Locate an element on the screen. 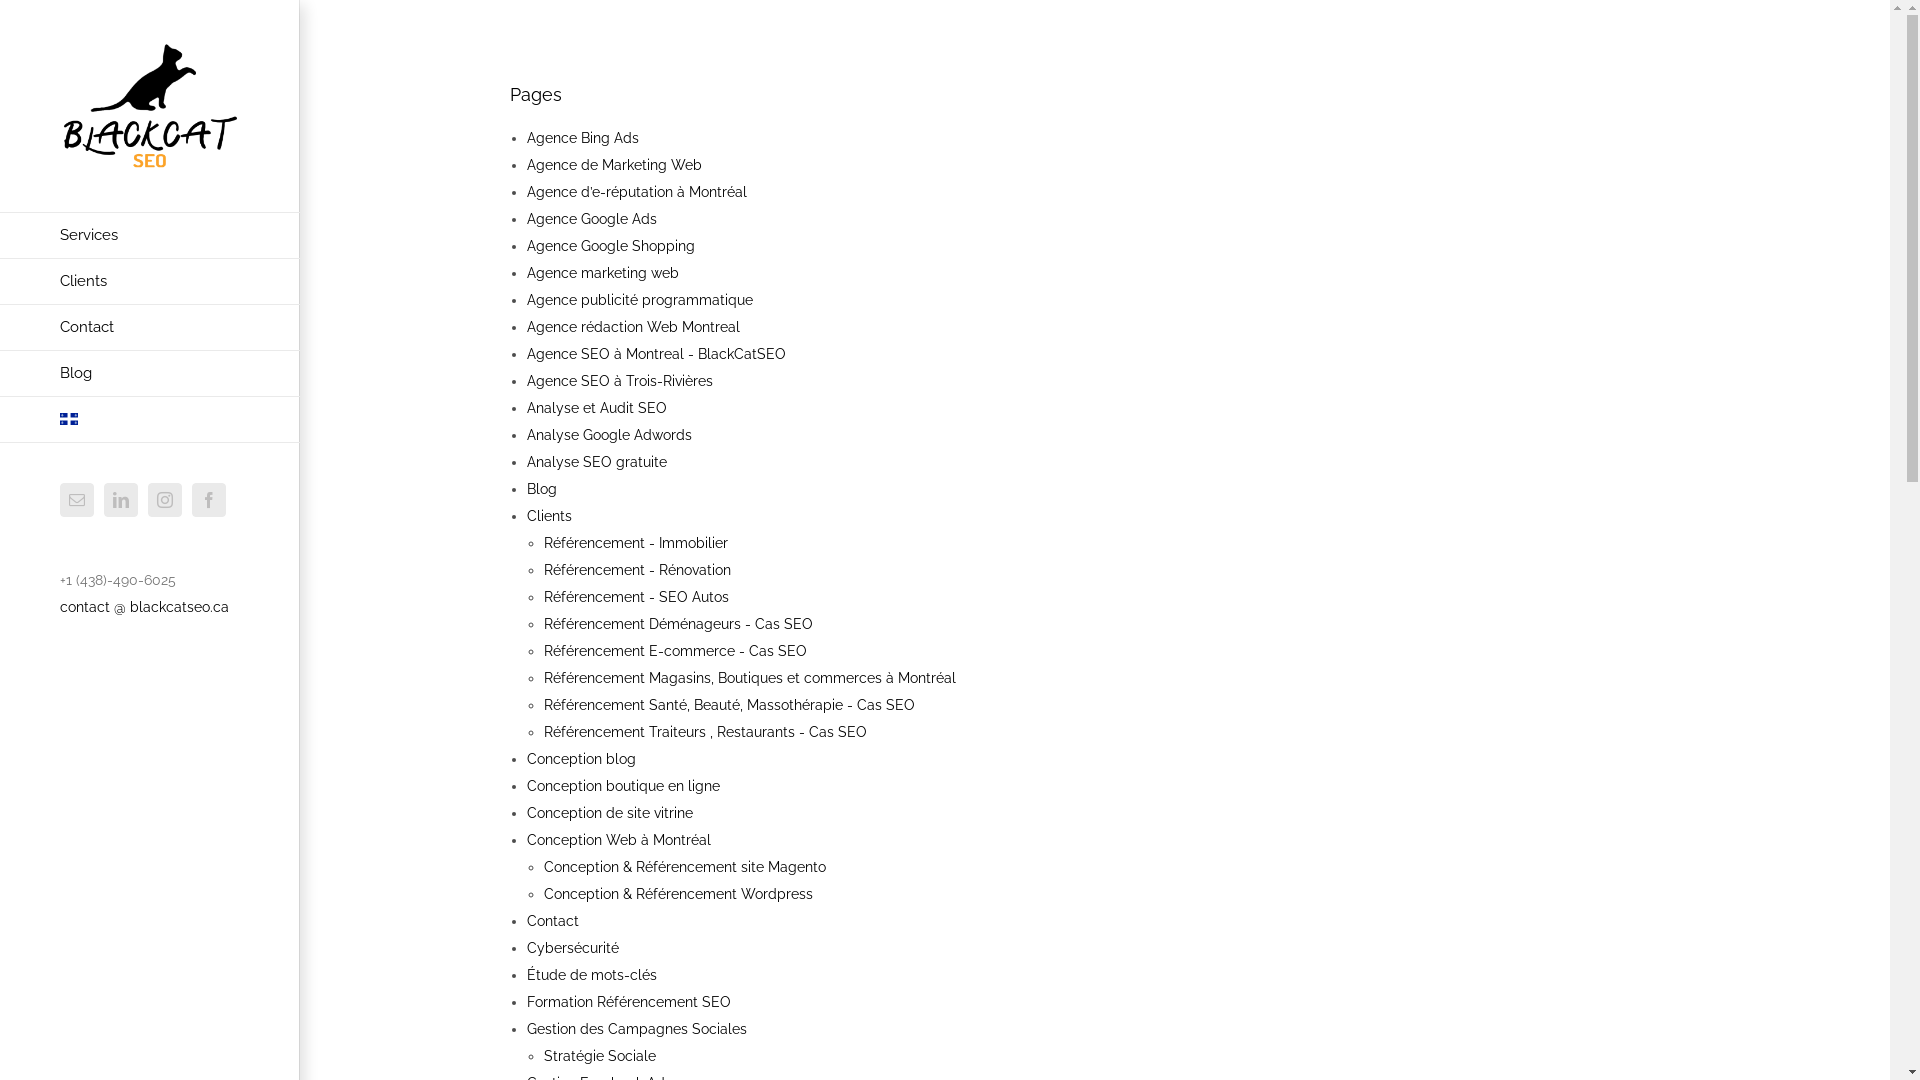 The image size is (1920, 1080). 'Facebook' is located at coordinates (209, 499).